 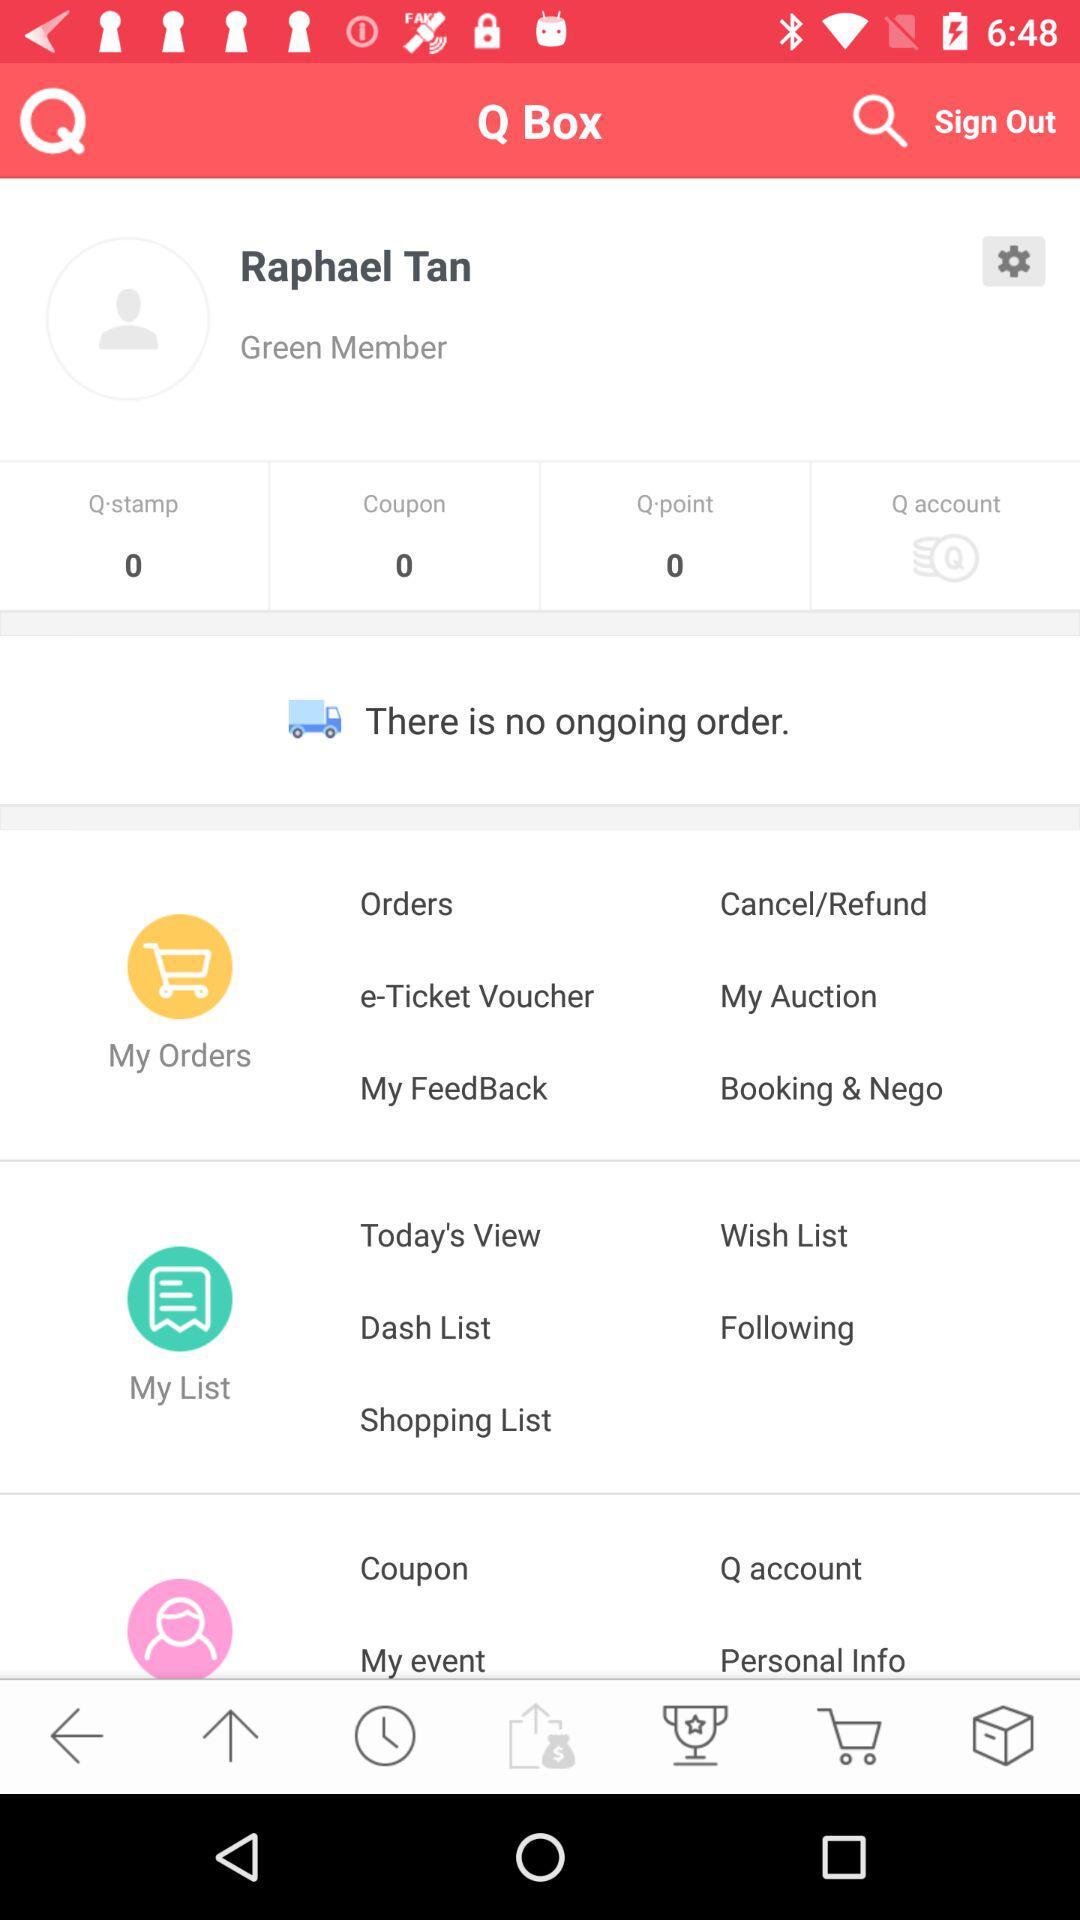 I want to click on awards button, so click(x=692, y=1734).